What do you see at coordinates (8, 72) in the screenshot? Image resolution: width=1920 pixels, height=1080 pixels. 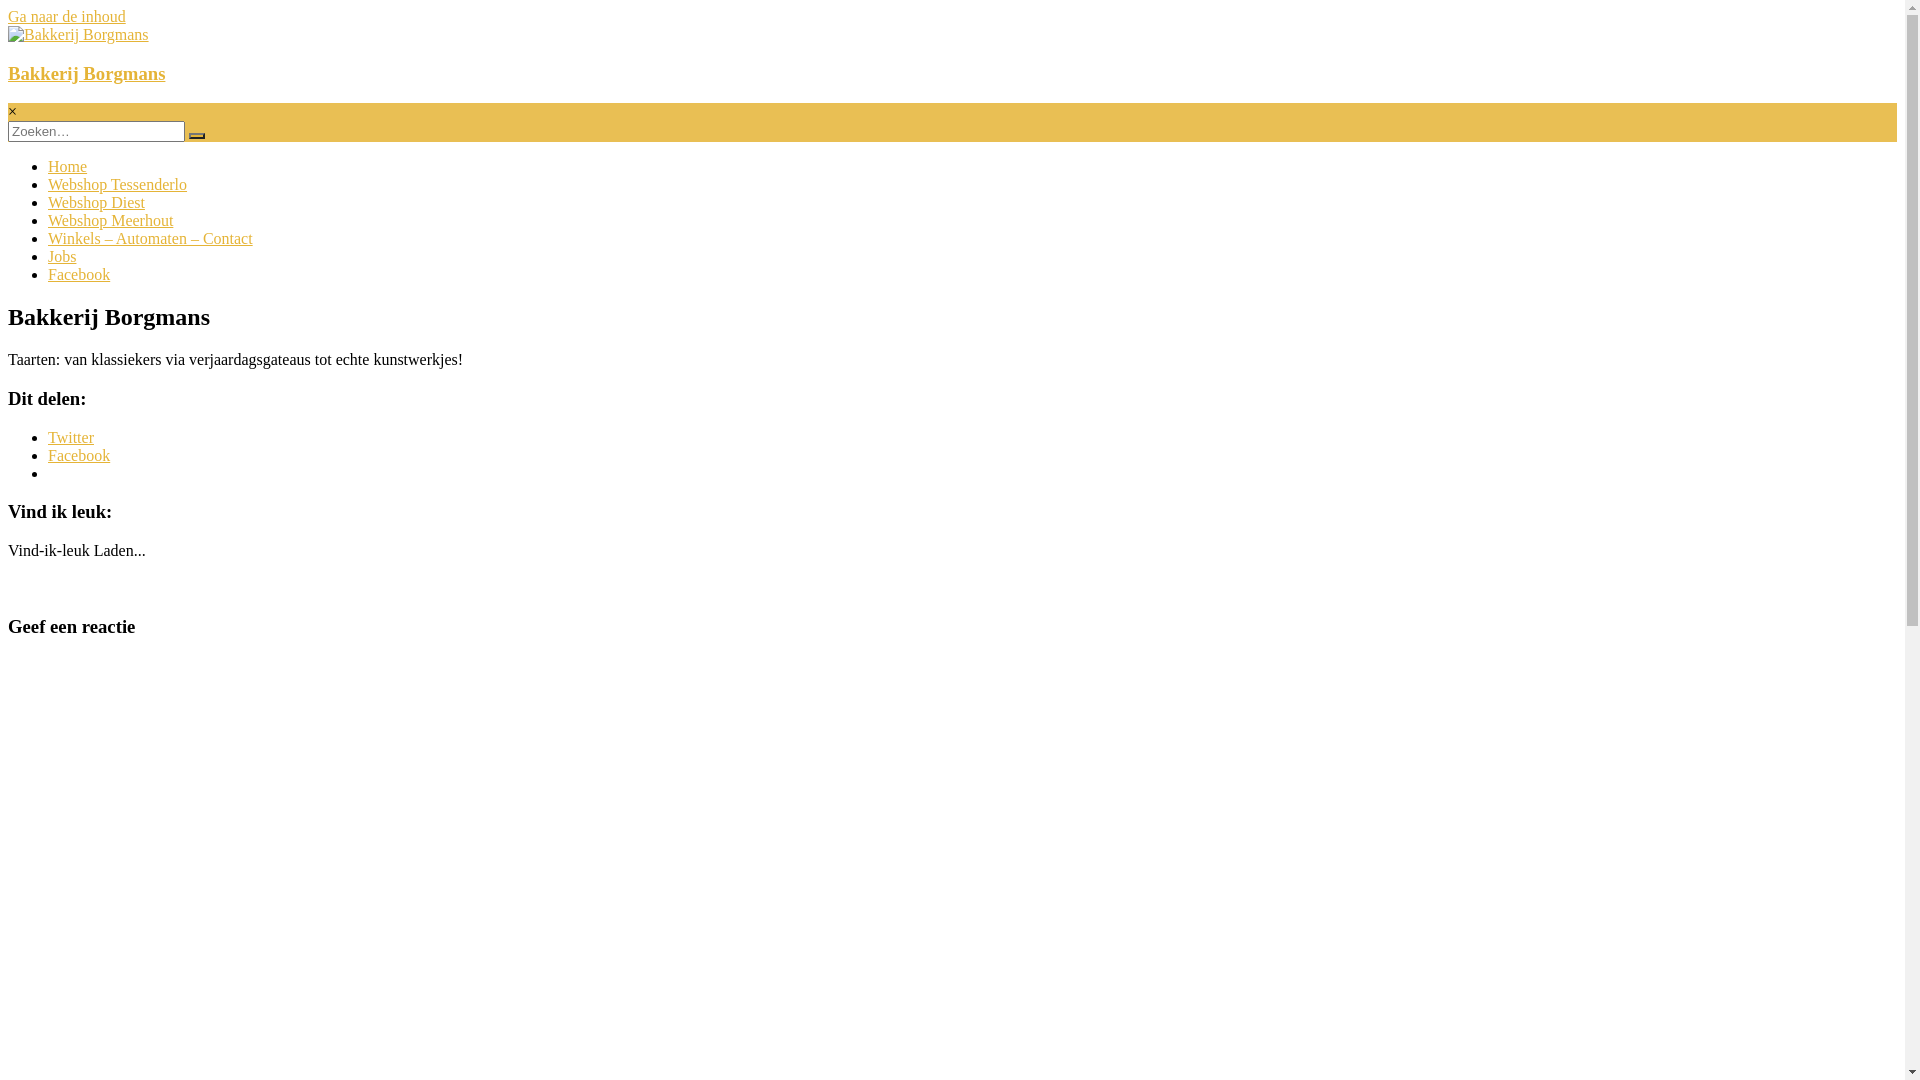 I see `'Bakkerij Borgmans'` at bounding box center [8, 72].